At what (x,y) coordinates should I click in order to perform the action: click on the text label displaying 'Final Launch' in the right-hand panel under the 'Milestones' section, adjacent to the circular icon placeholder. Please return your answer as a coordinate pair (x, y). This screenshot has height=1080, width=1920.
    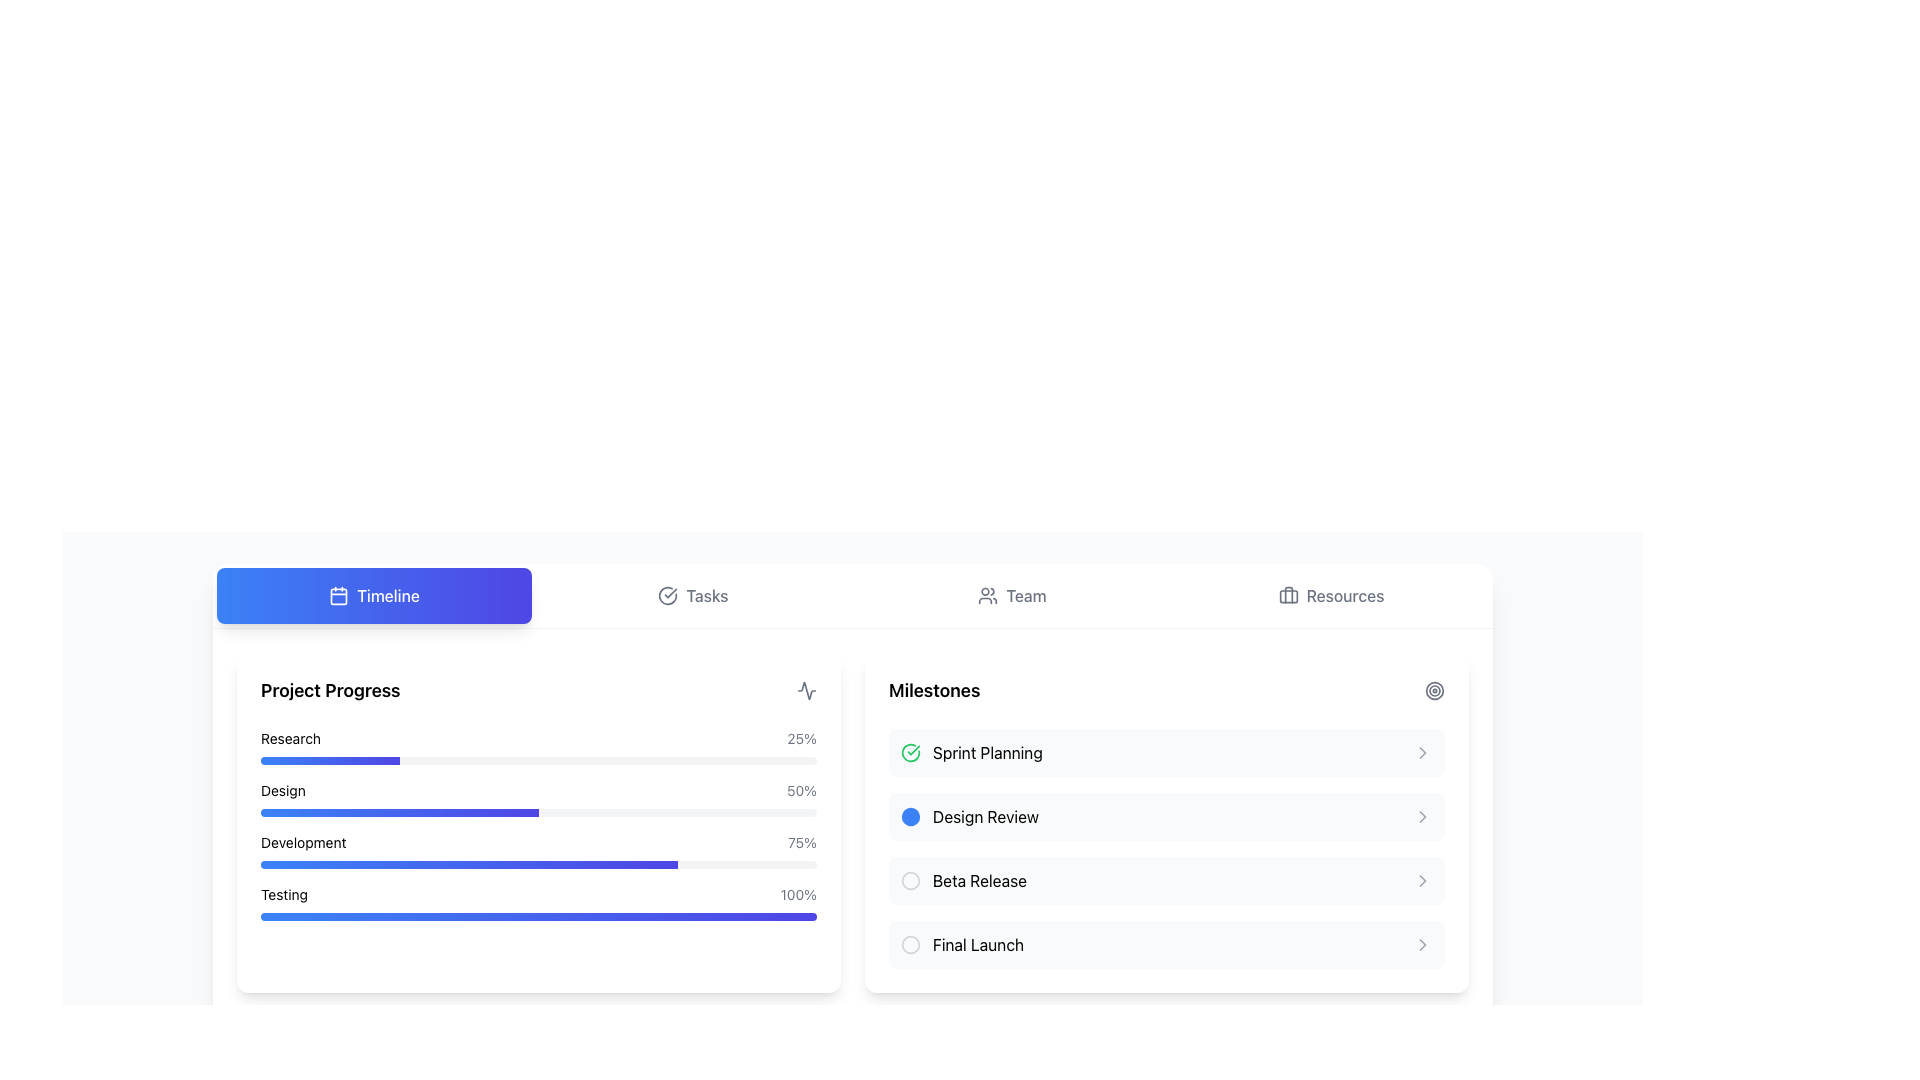
    Looking at the image, I should click on (978, 945).